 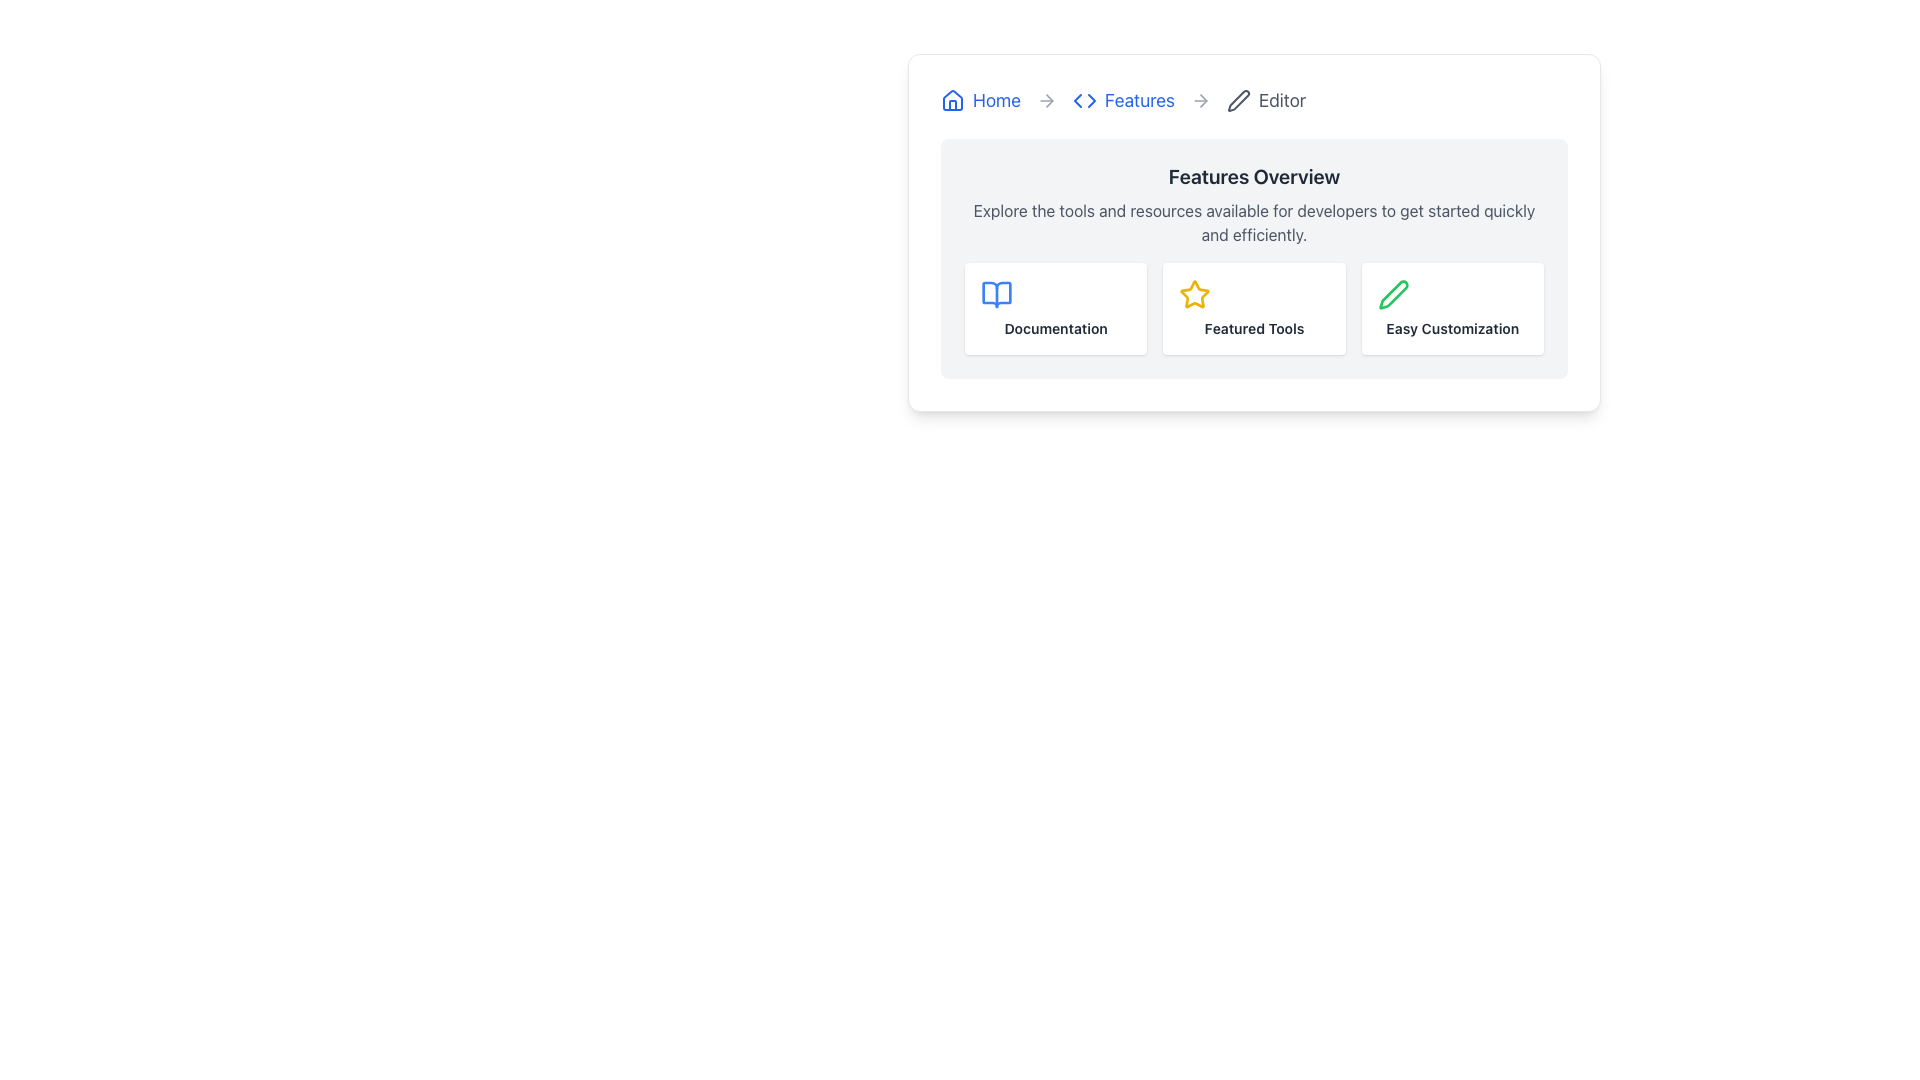 I want to click on the home icon in the breadcrumb navigation bar, so click(x=952, y=100).